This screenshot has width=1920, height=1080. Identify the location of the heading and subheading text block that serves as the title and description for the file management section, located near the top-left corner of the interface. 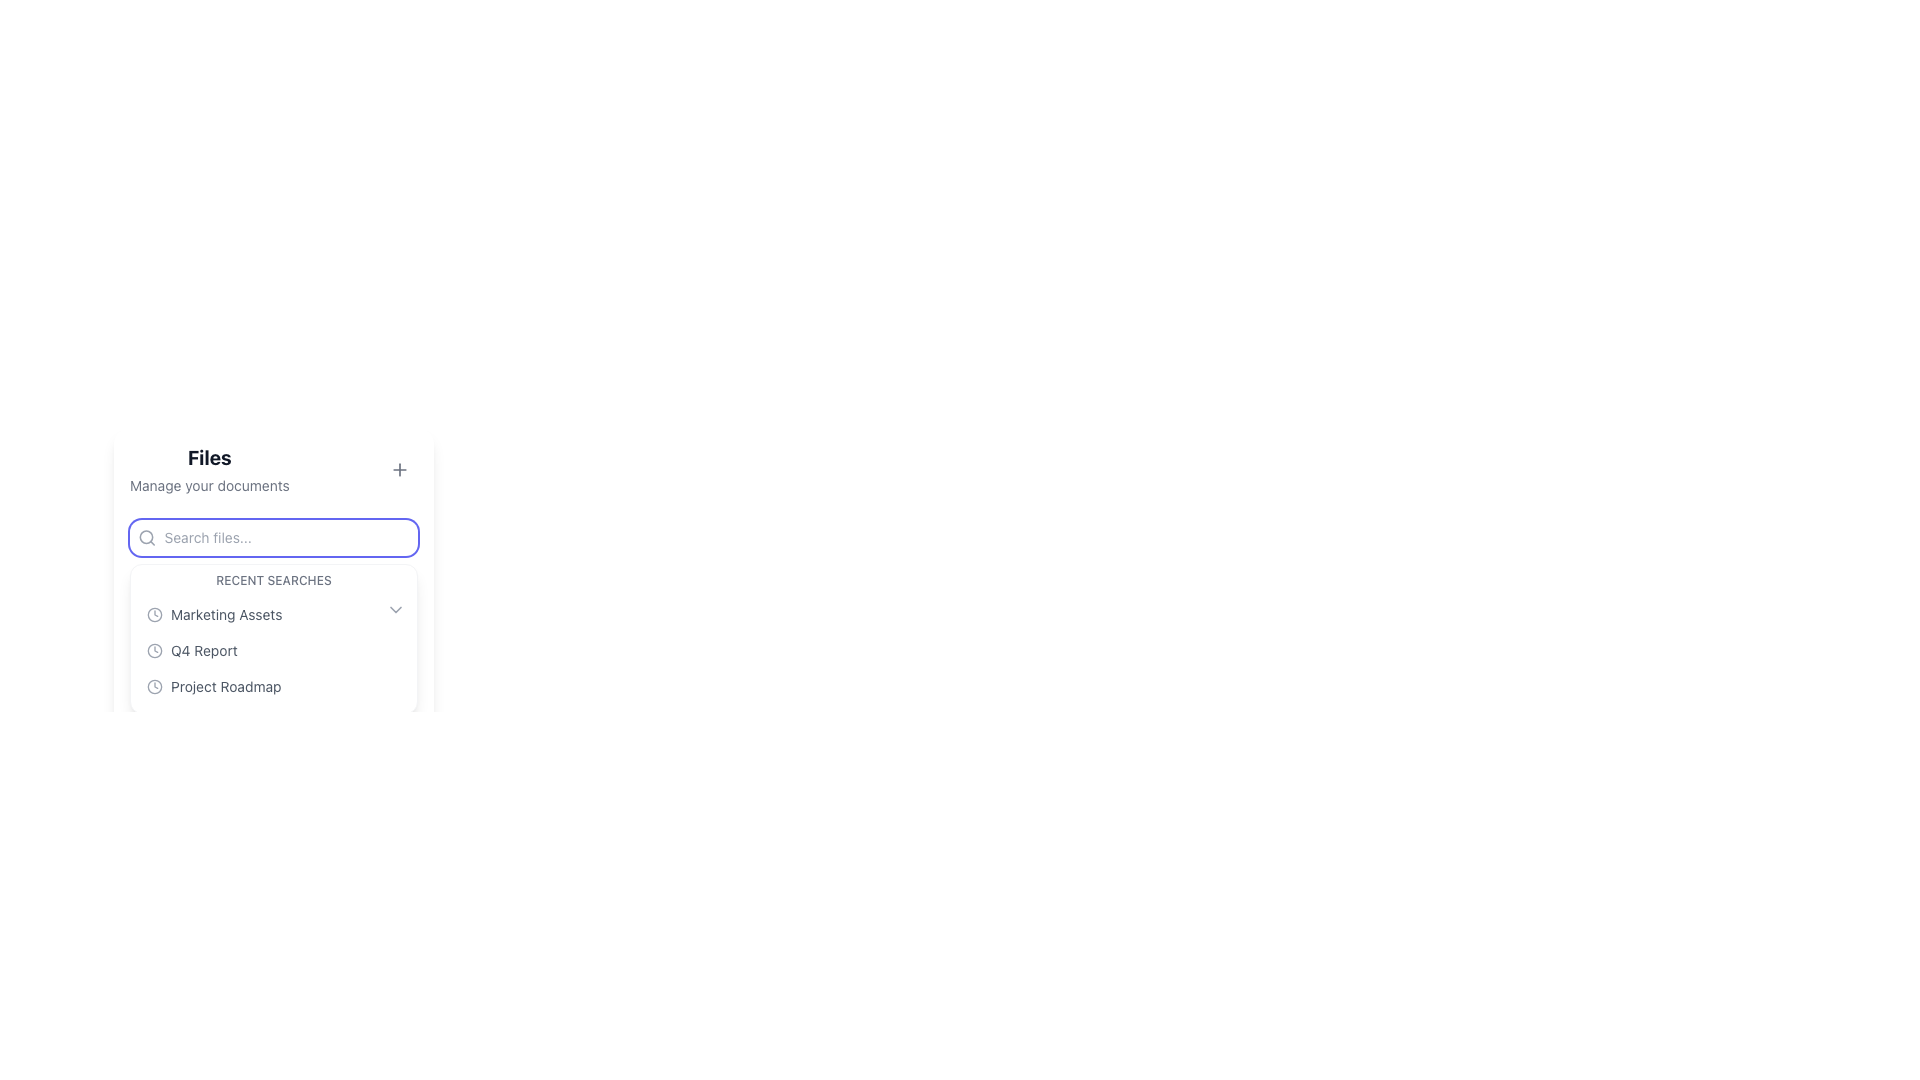
(209, 470).